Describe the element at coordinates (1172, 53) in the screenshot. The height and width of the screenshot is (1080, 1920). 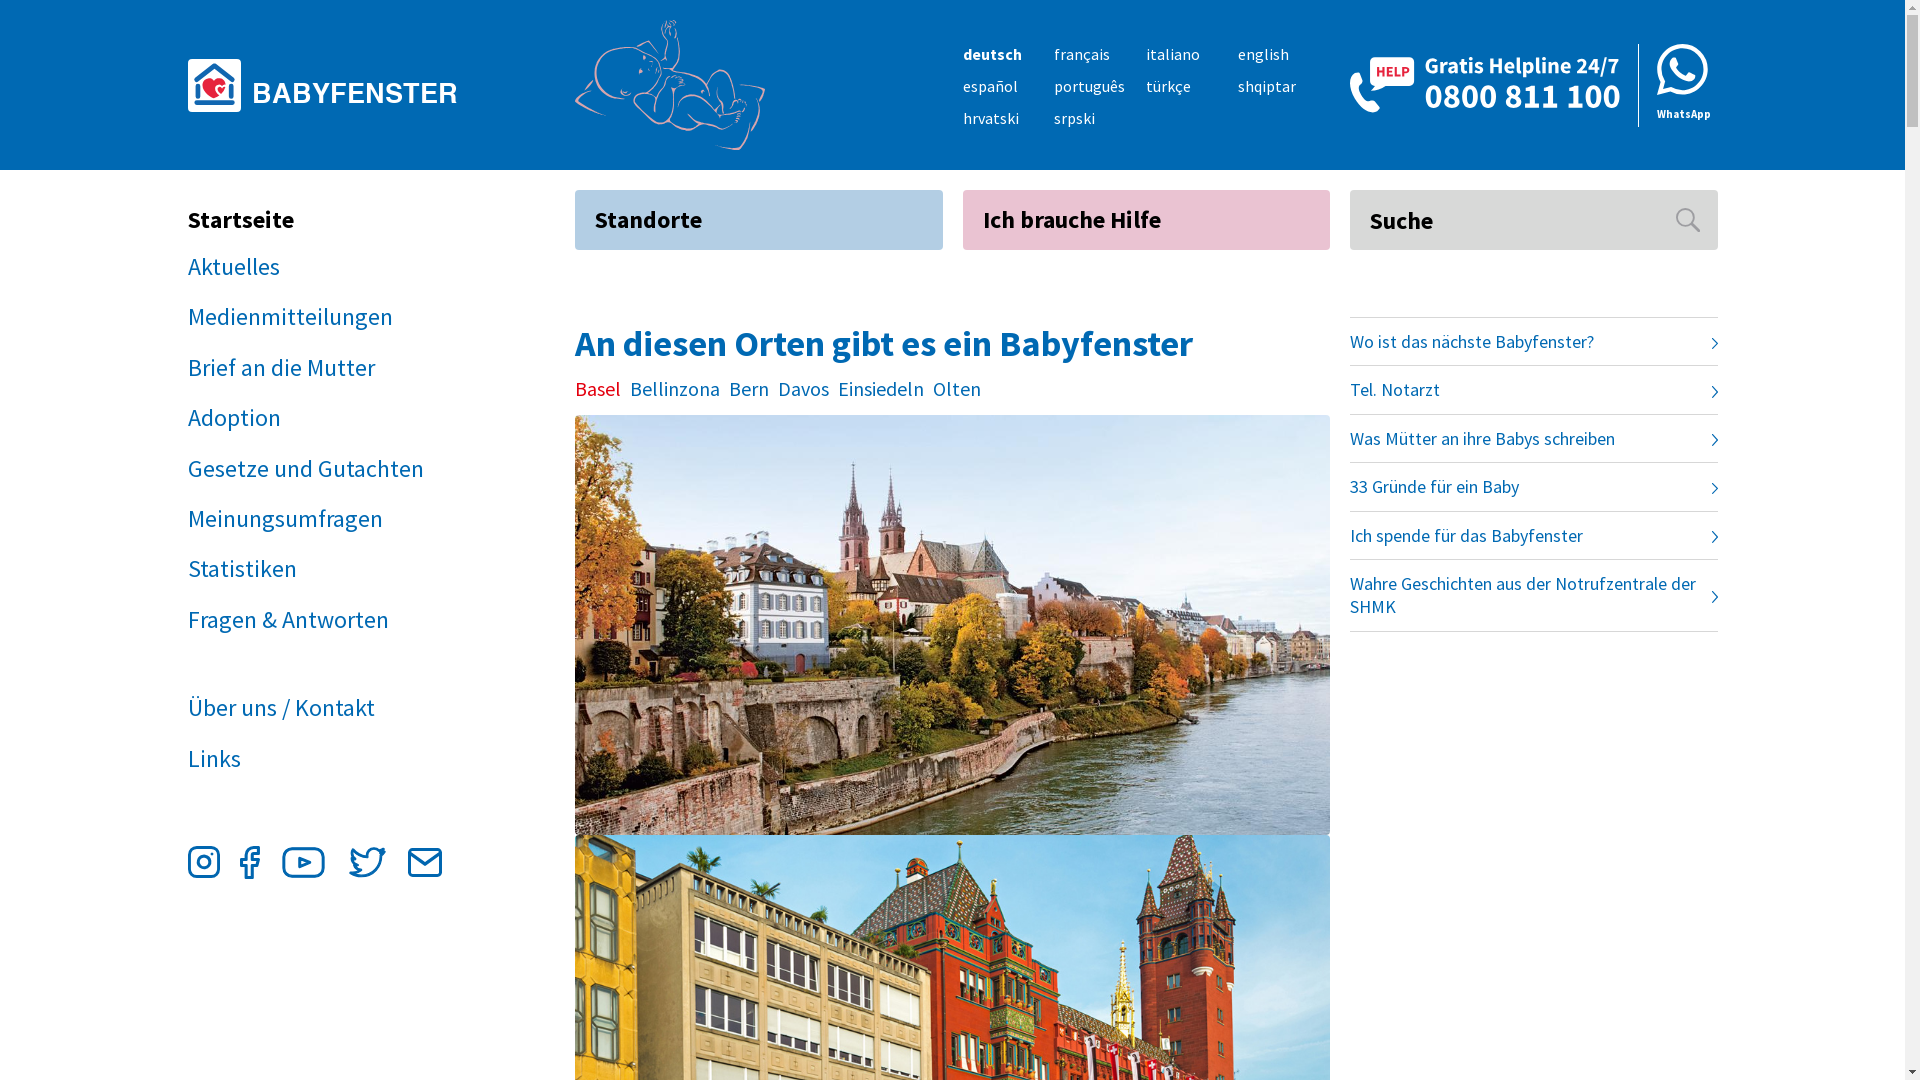
I see `'italiano'` at that location.